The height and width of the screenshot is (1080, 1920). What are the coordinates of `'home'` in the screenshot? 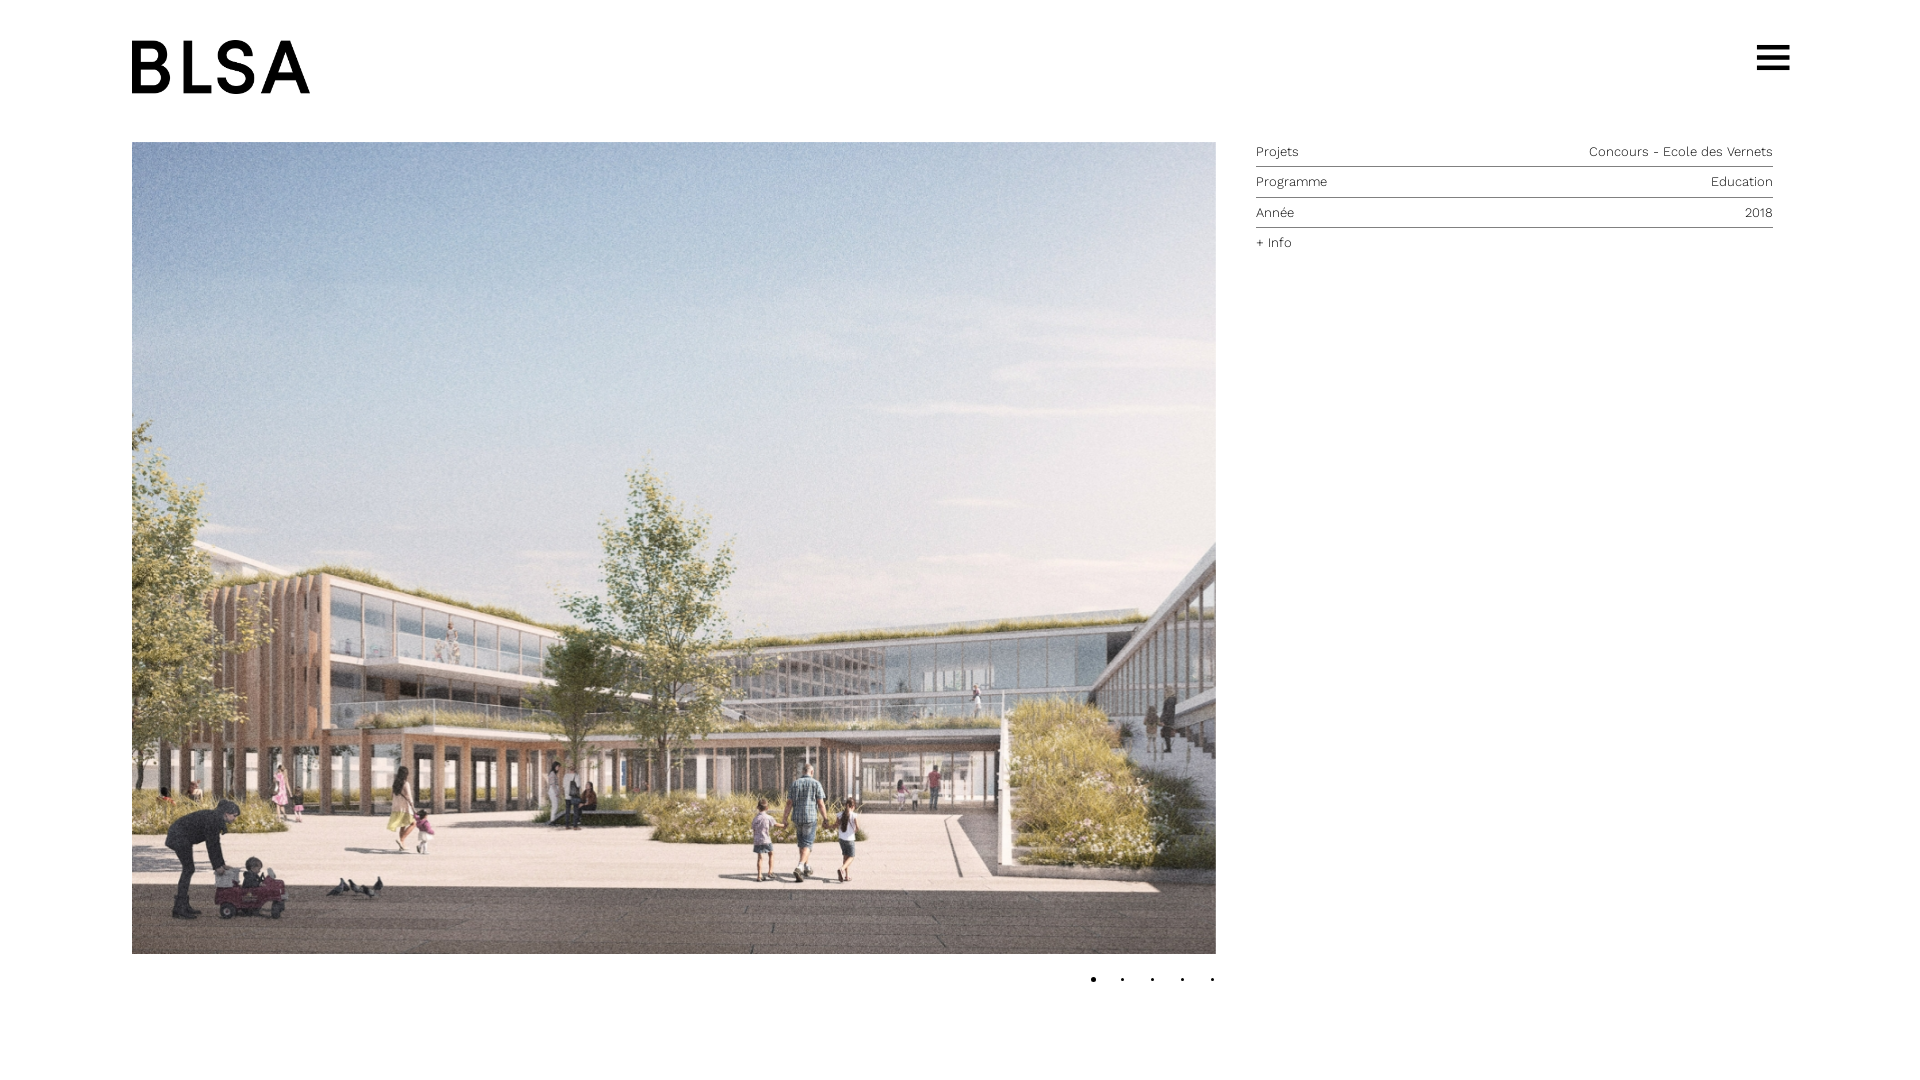 It's located at (220, 64).